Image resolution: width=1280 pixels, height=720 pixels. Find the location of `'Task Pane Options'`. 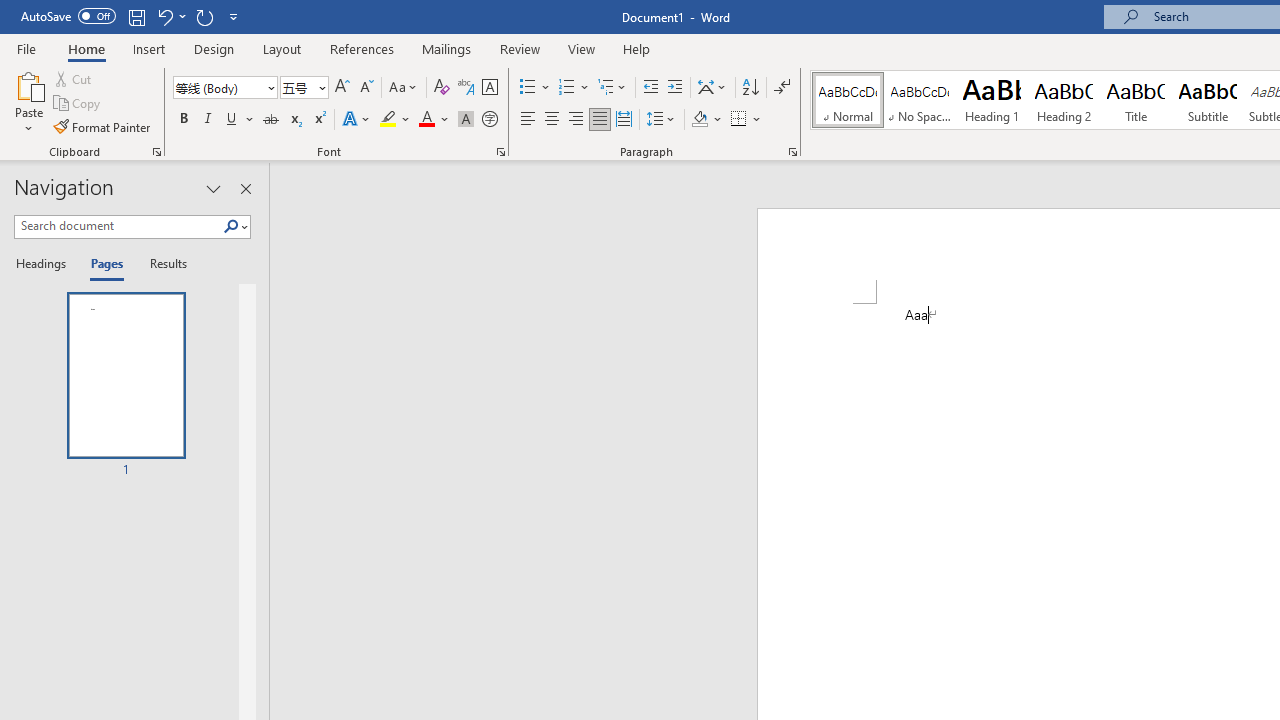

'Task Pane Options' is located at coordinates (214, 189).